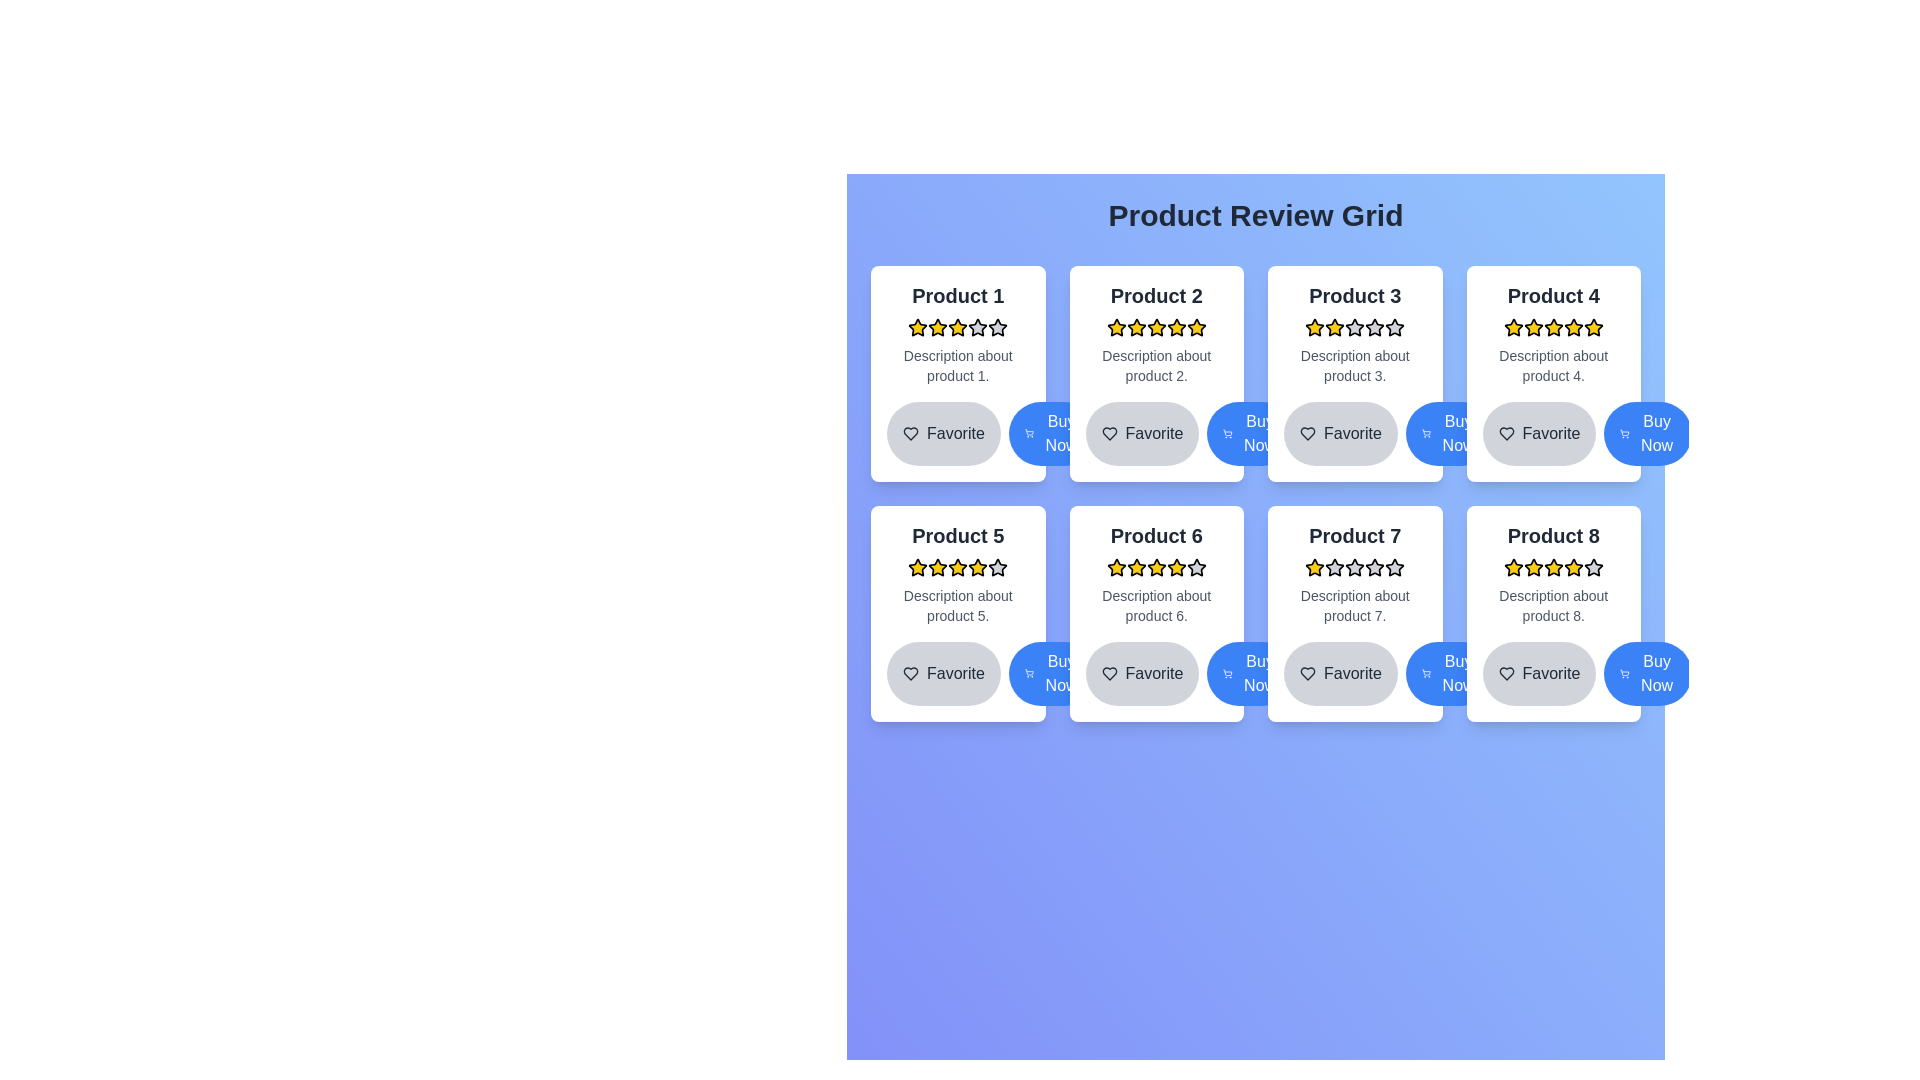  Describe the element at coordinates (1250, 433) in the screenshot. I see `the purchase button for Product 3, which is the second button in a horizontal alignment below the product card` at that location.